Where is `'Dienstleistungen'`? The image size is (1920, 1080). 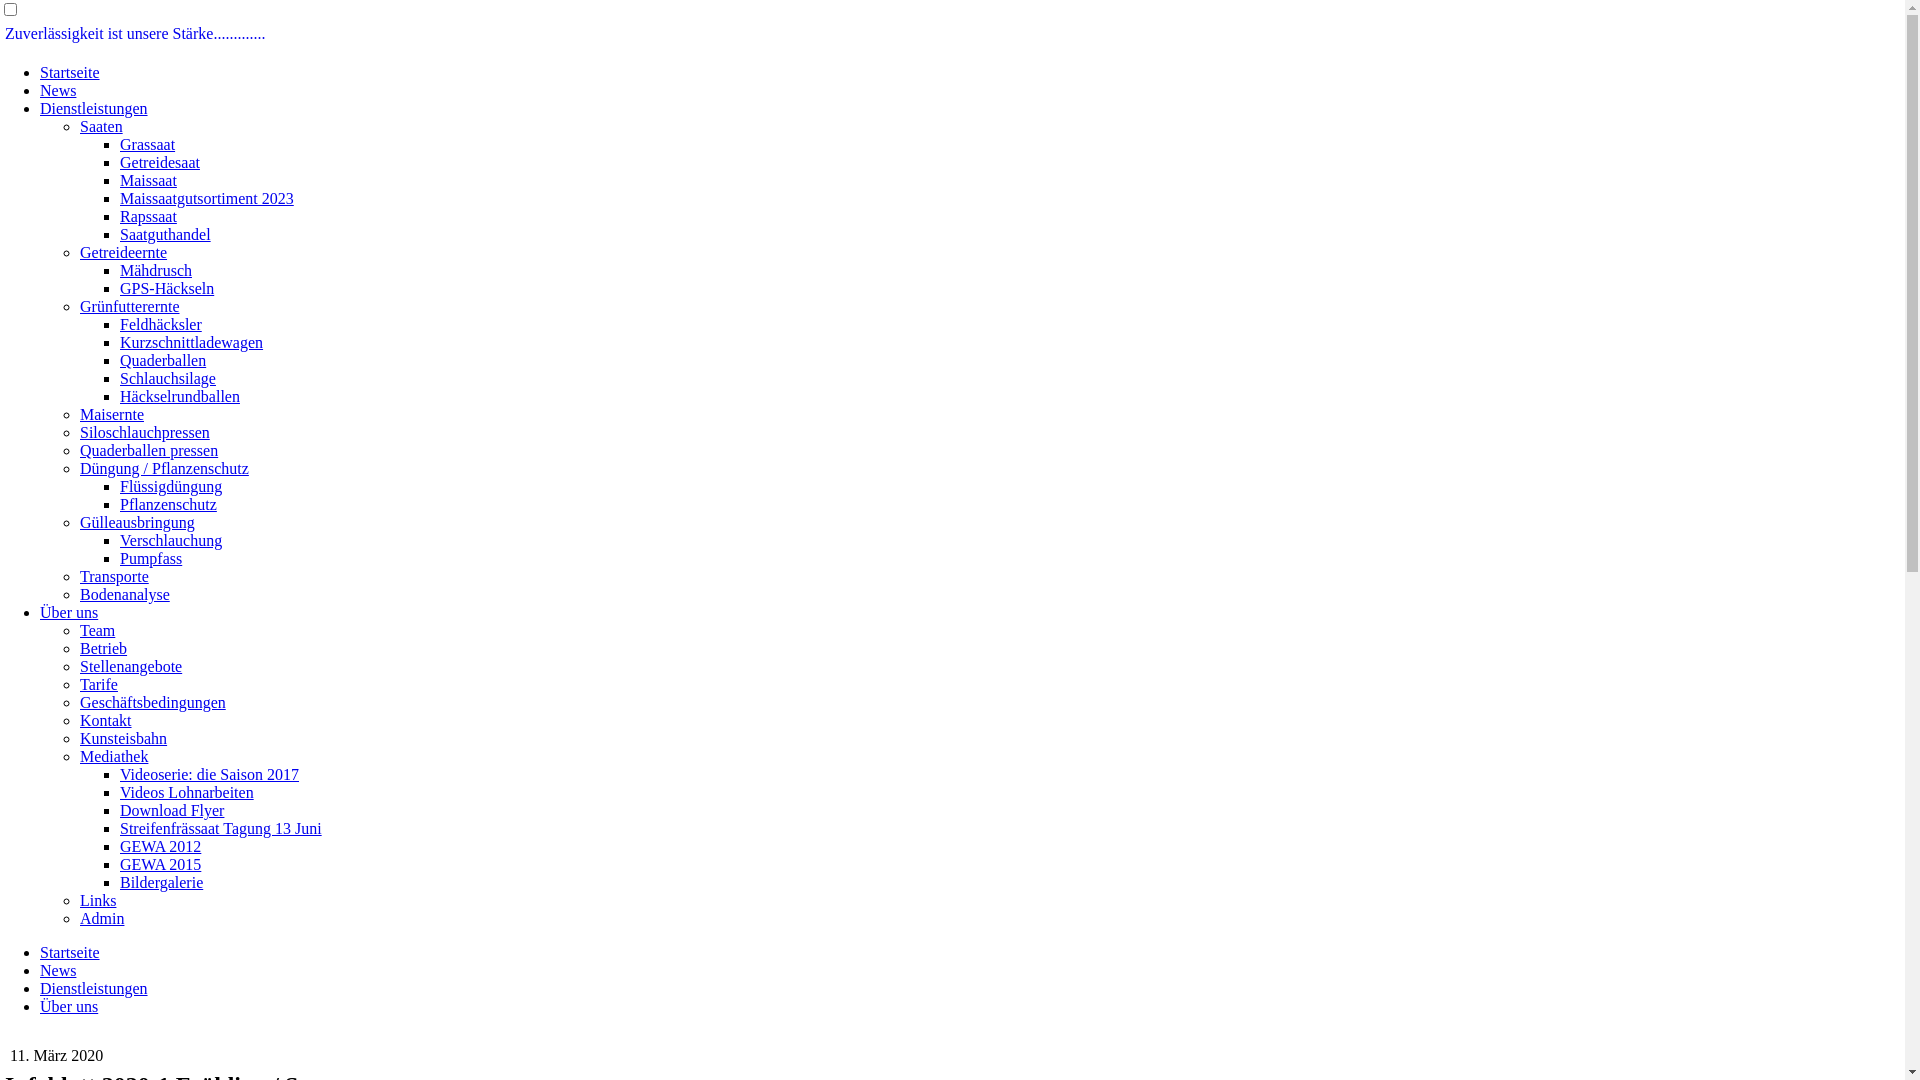 'Dienstleistungen' is located at coordinates (93, 987).